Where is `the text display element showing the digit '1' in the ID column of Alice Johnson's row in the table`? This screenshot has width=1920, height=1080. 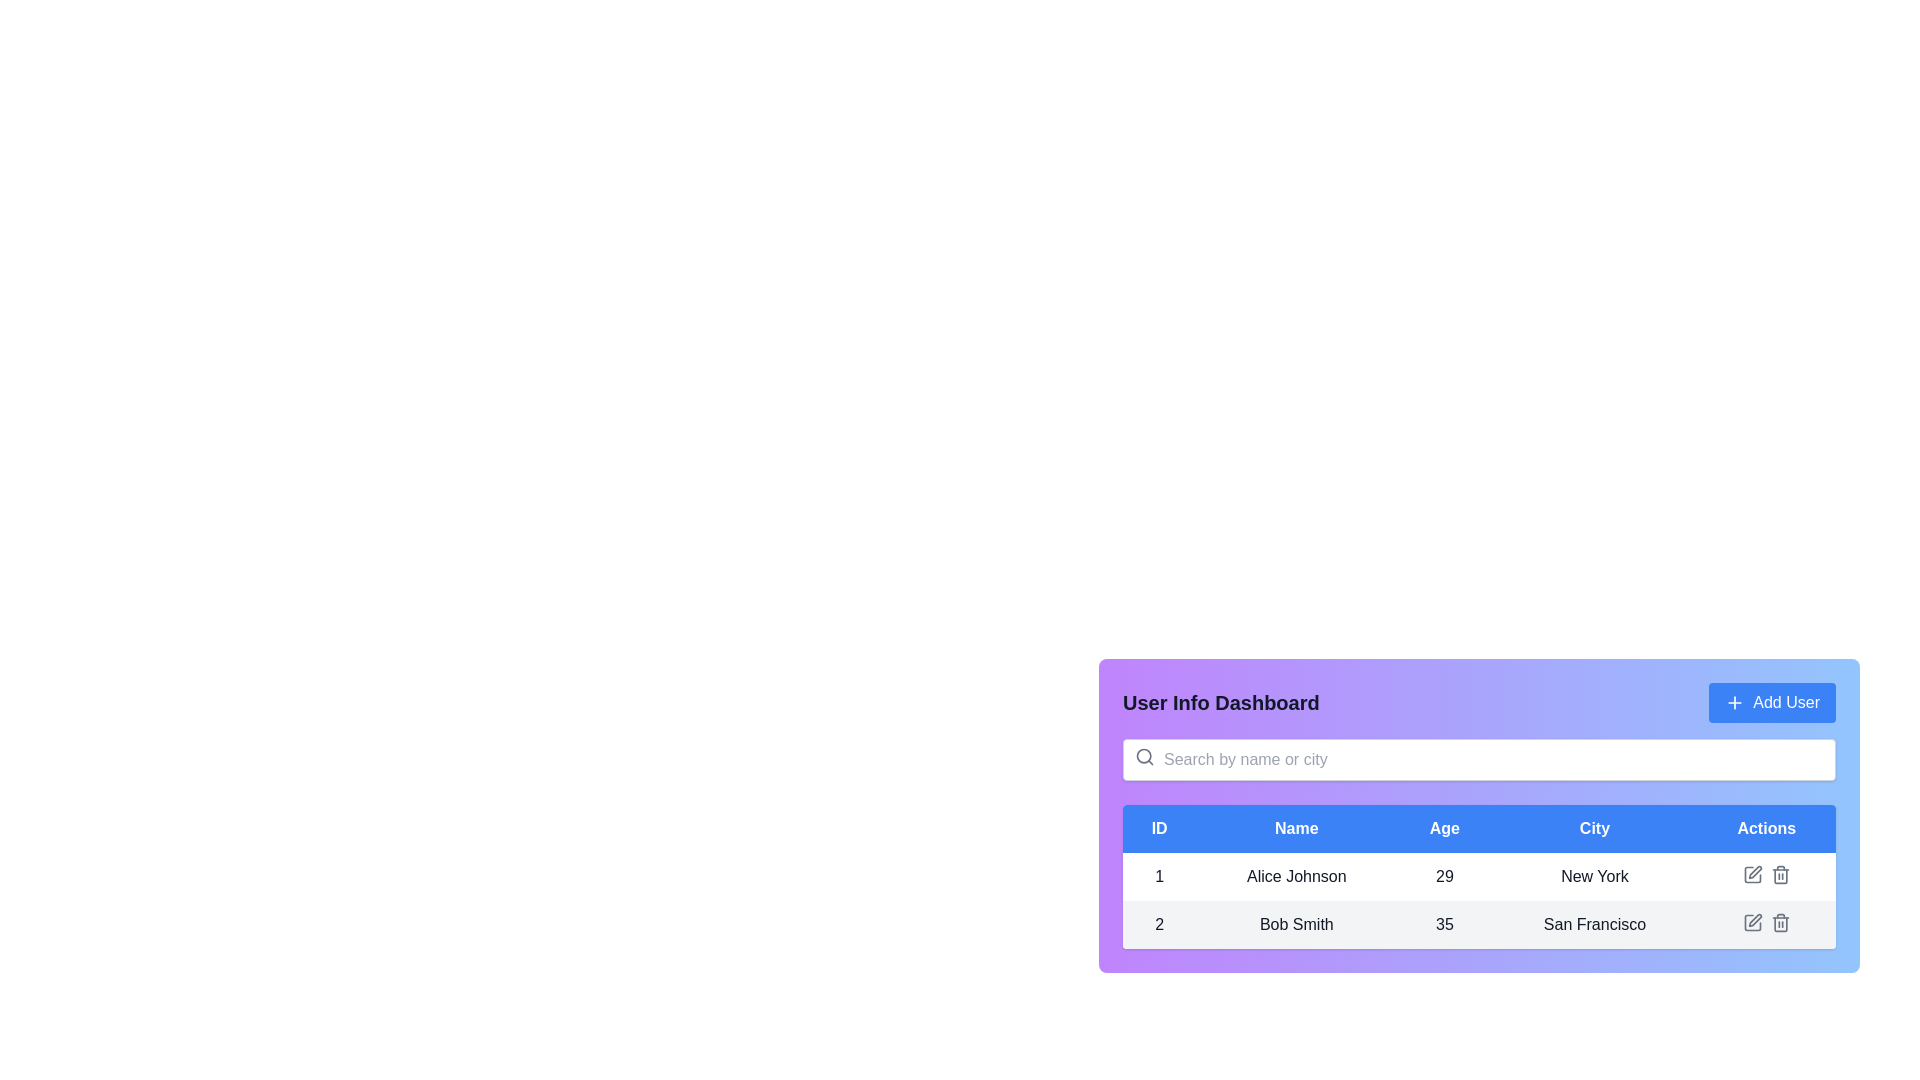
the text display element showing the digit '1' in the ID column of Alice Johnson's row in the table is located at coordinates (1159, 875).